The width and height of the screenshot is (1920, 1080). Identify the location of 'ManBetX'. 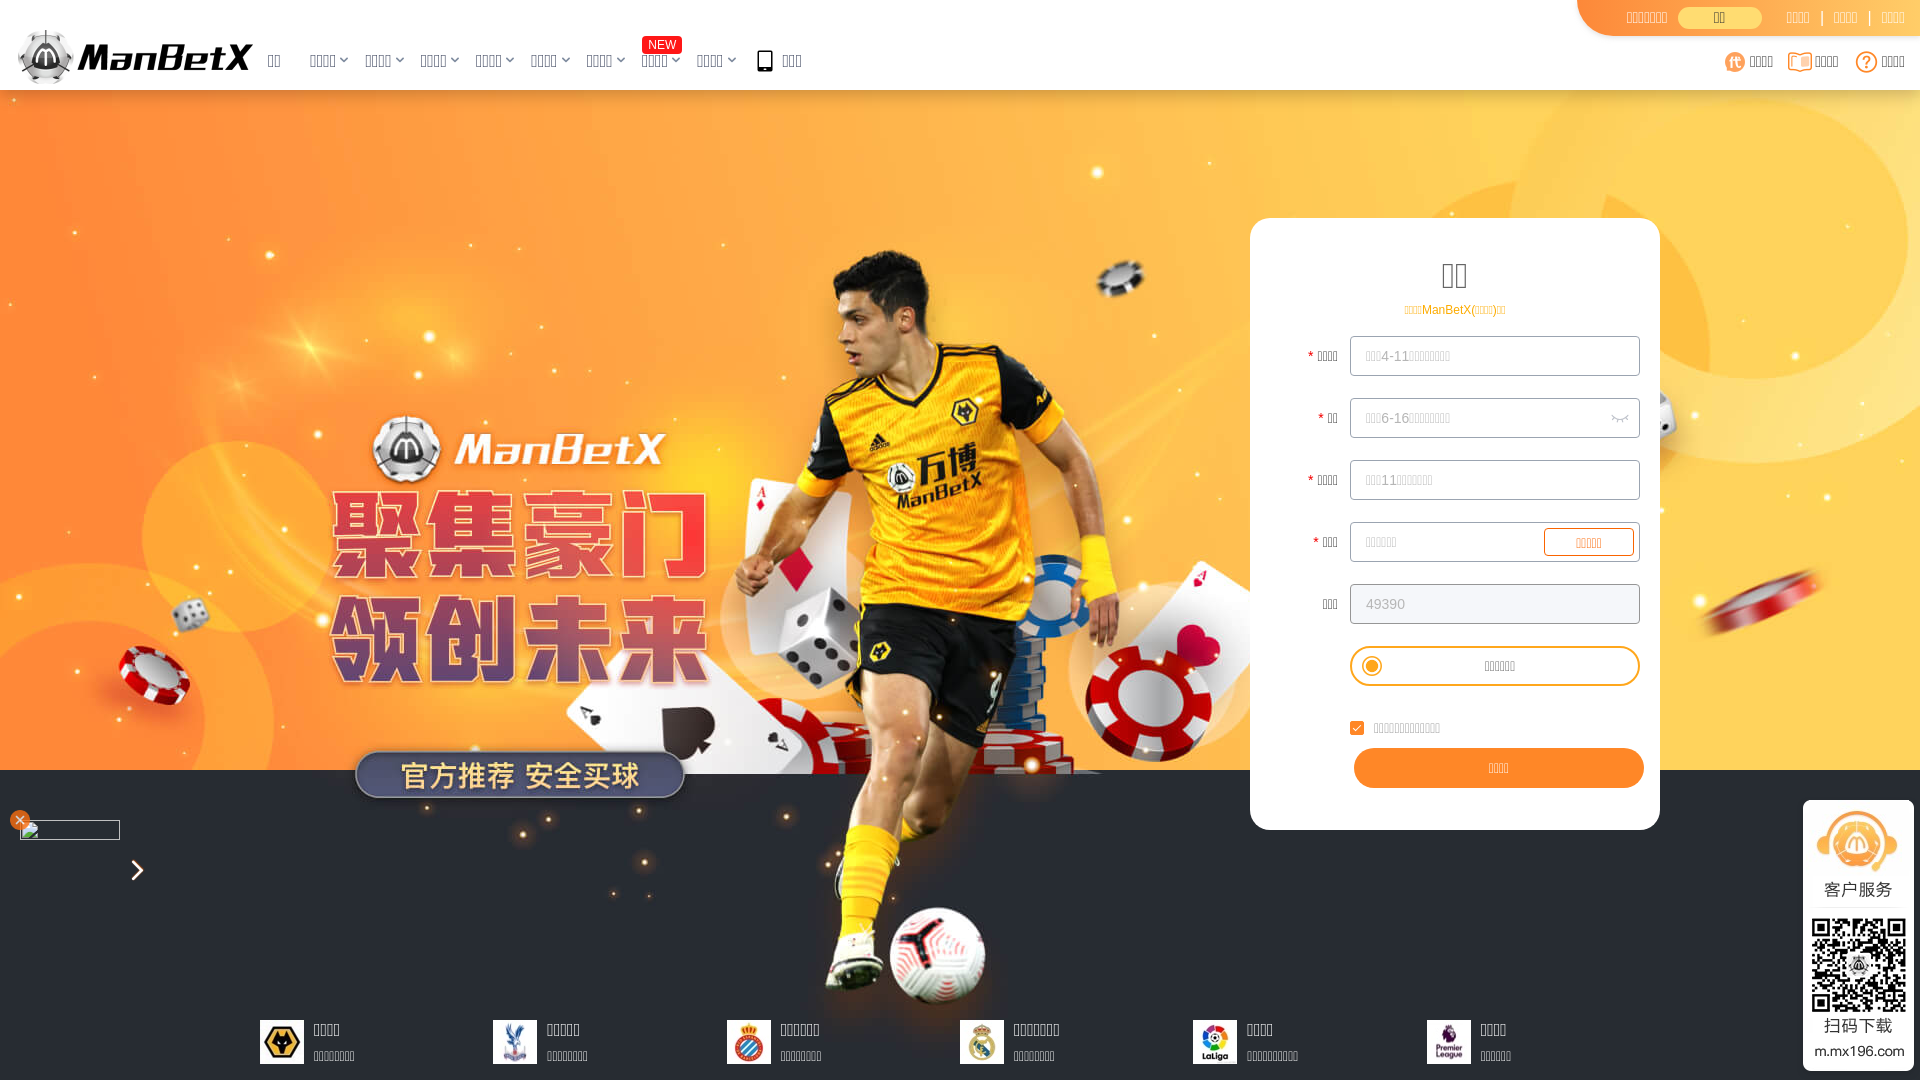
(134, 56).